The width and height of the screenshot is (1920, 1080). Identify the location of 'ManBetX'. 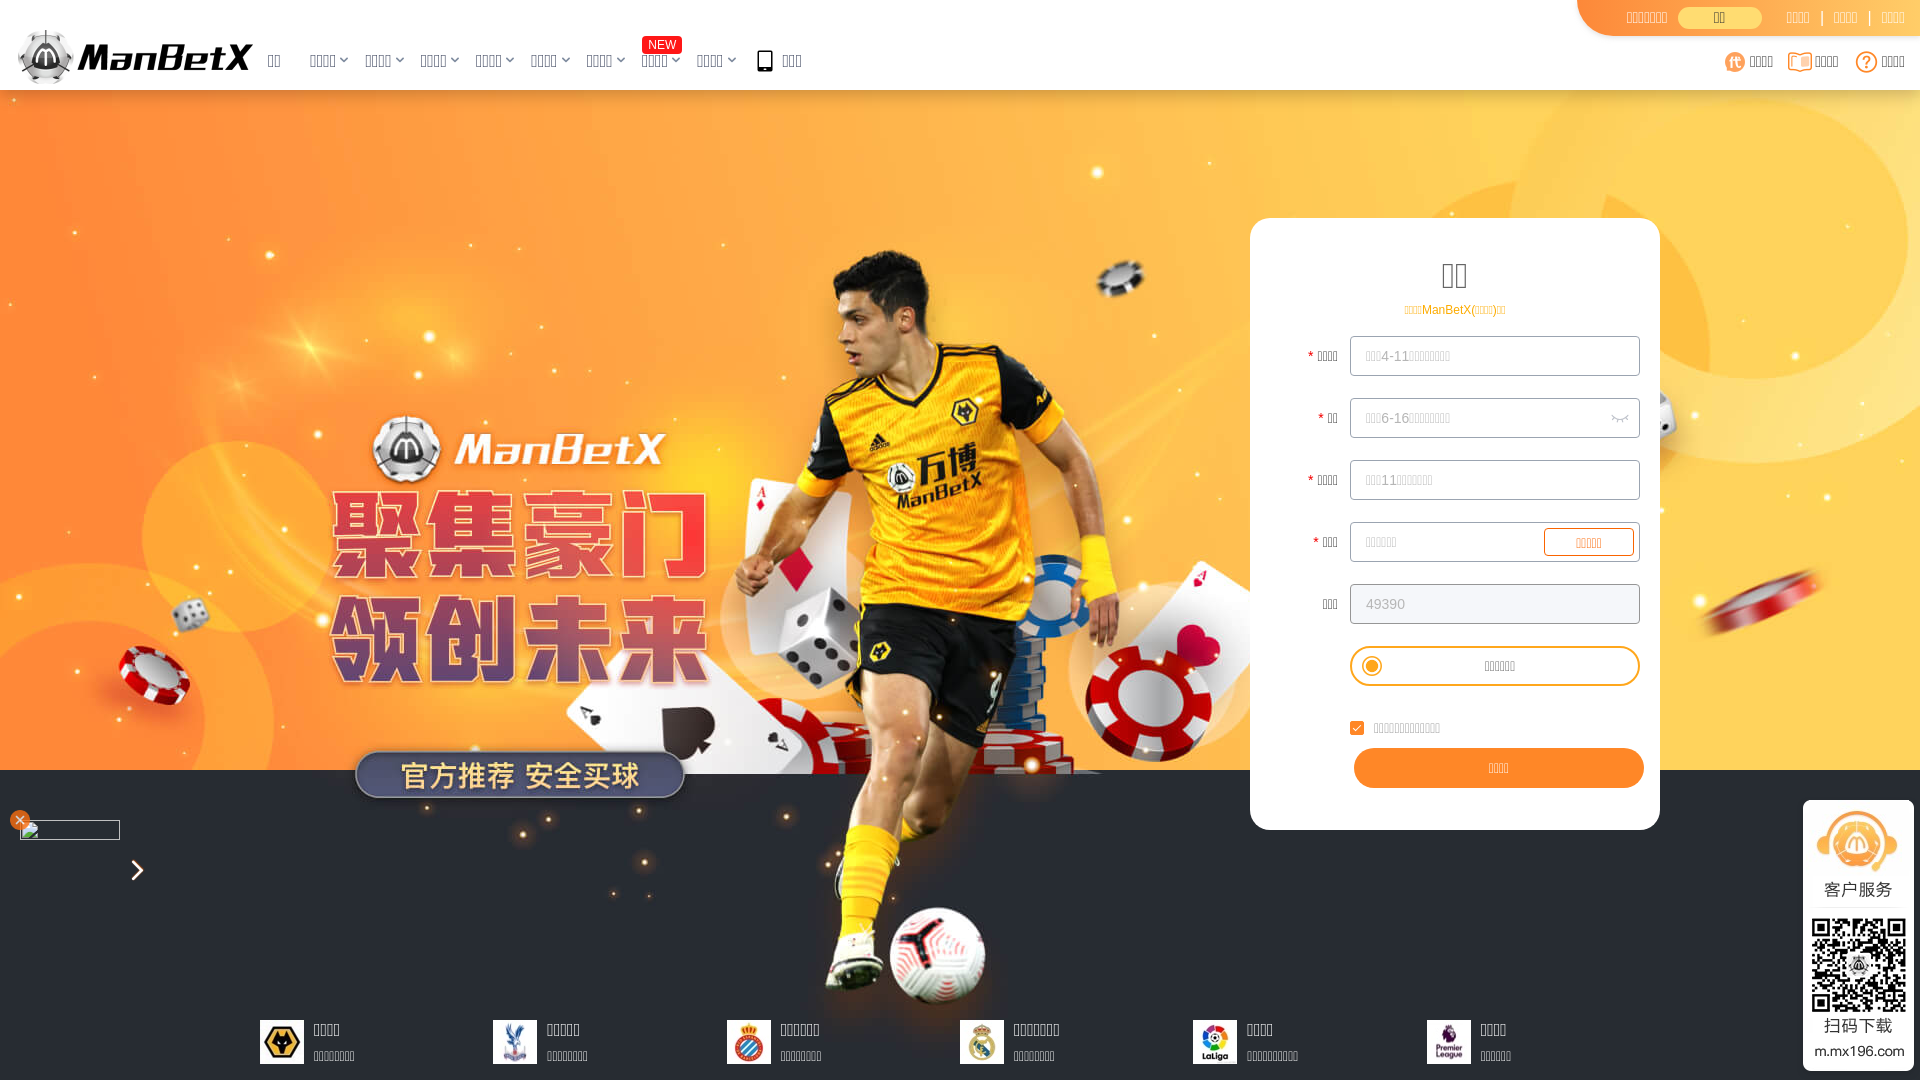
(134, 56).